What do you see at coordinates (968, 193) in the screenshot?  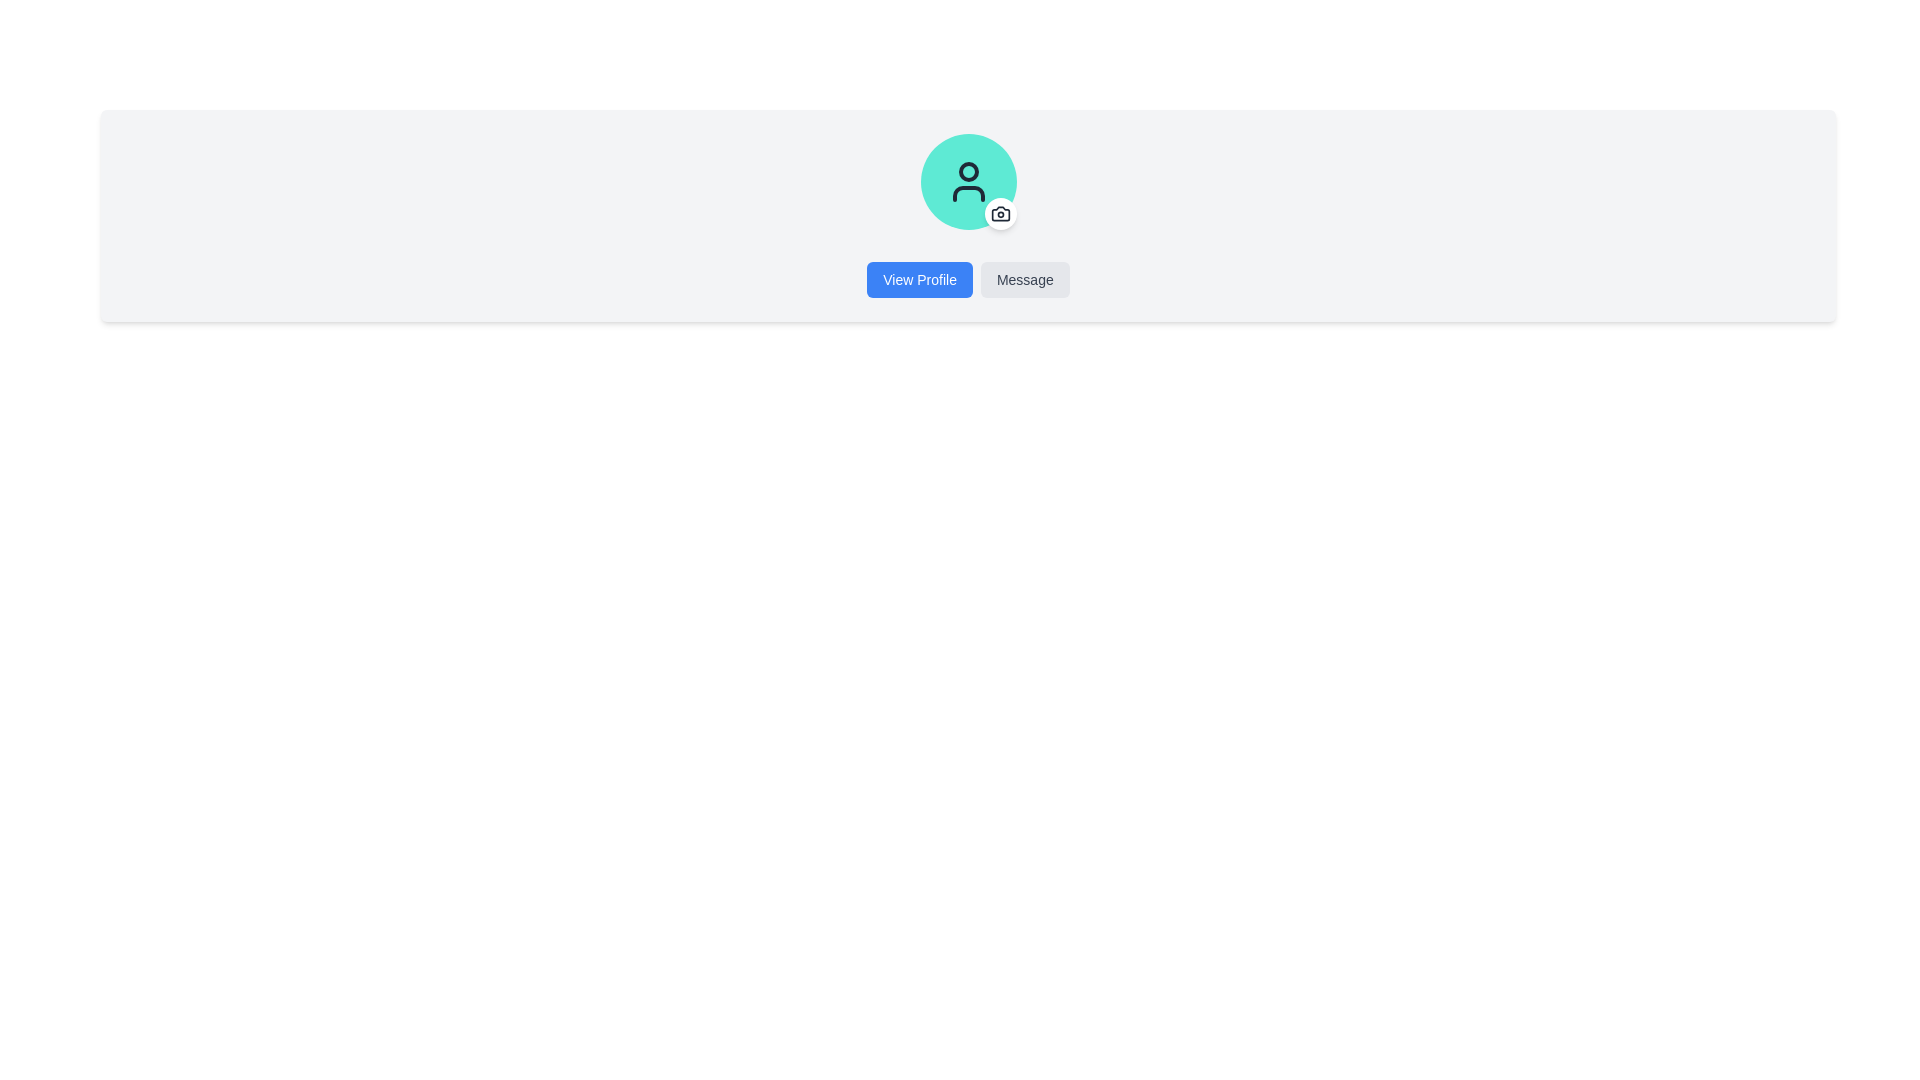 I see `the lower part of the user avatar icon, which visually represents the torso and shoulders of the user icon` at bounding box center [968, 193].